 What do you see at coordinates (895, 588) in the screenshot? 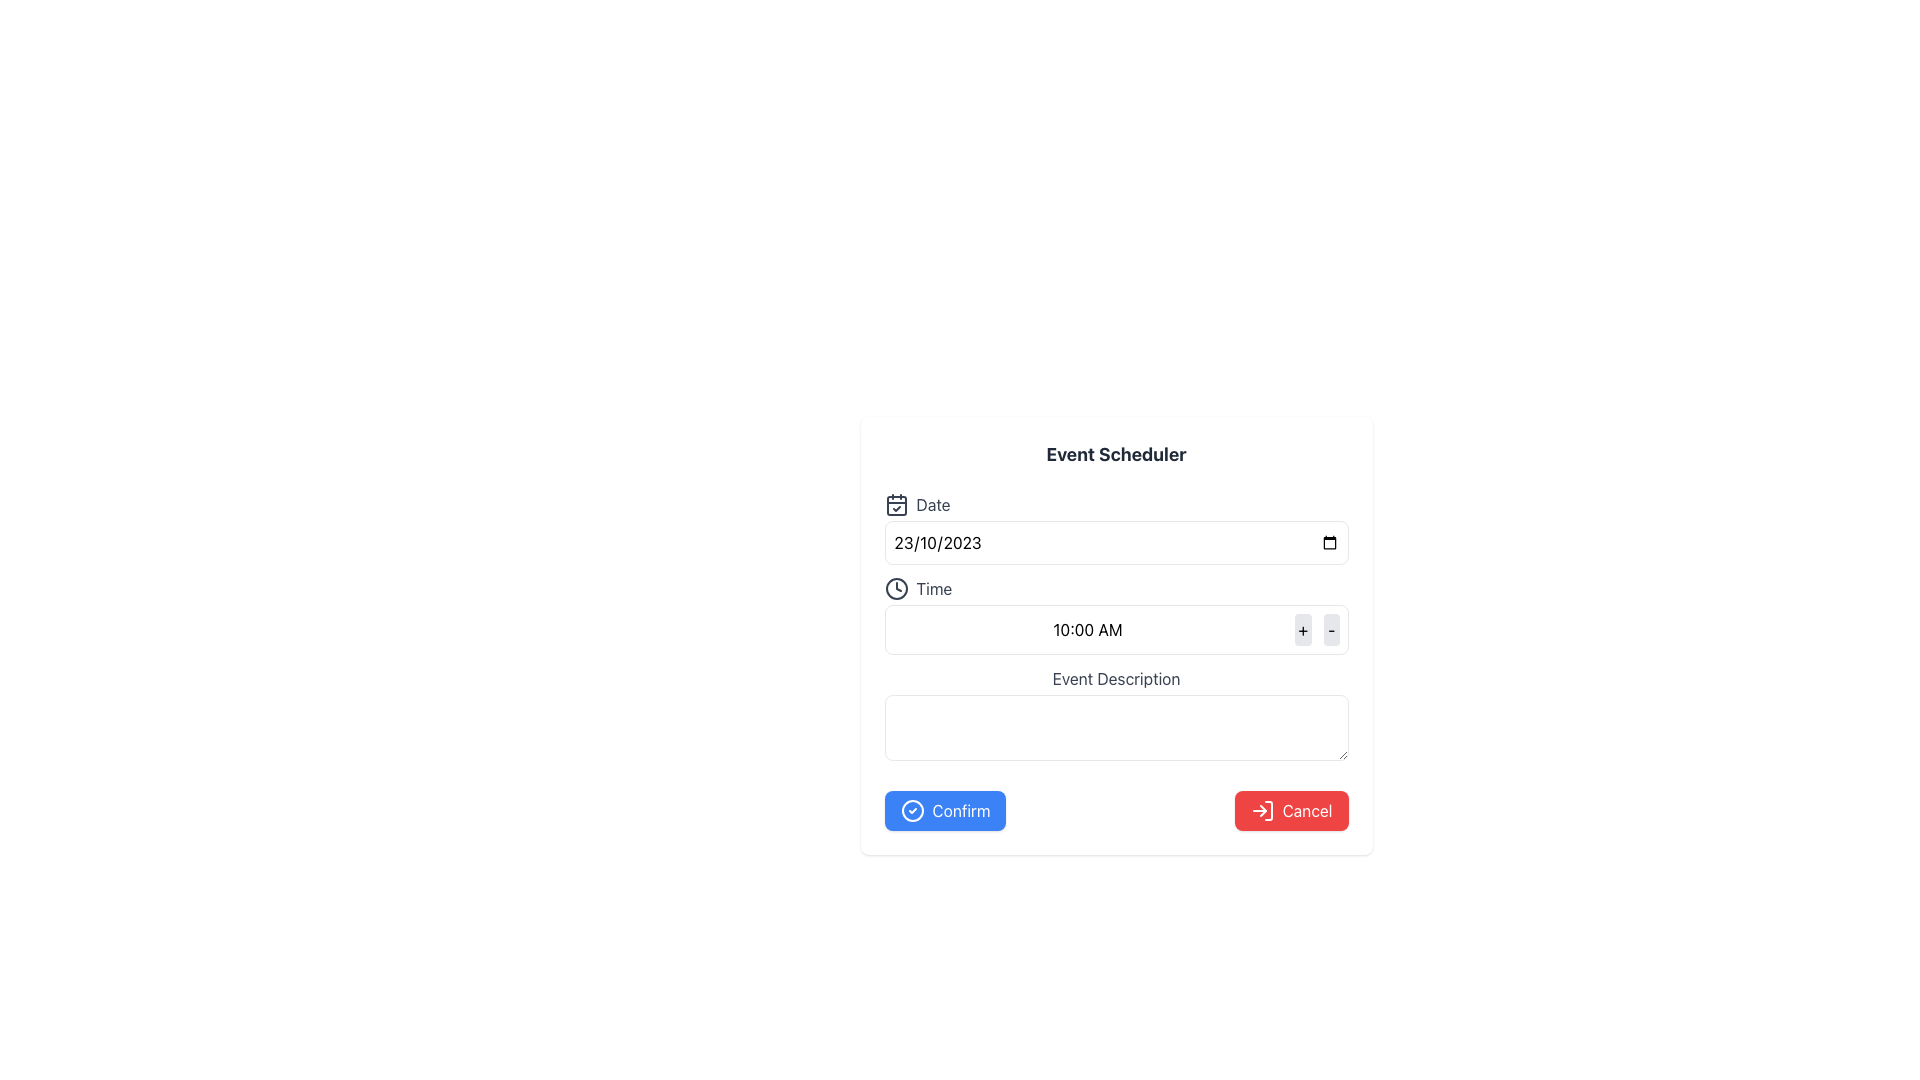
I see `the circular component of the clock icon located alongside the 'Time' label in the event scheduling interface` at bounding box center [895, 588].